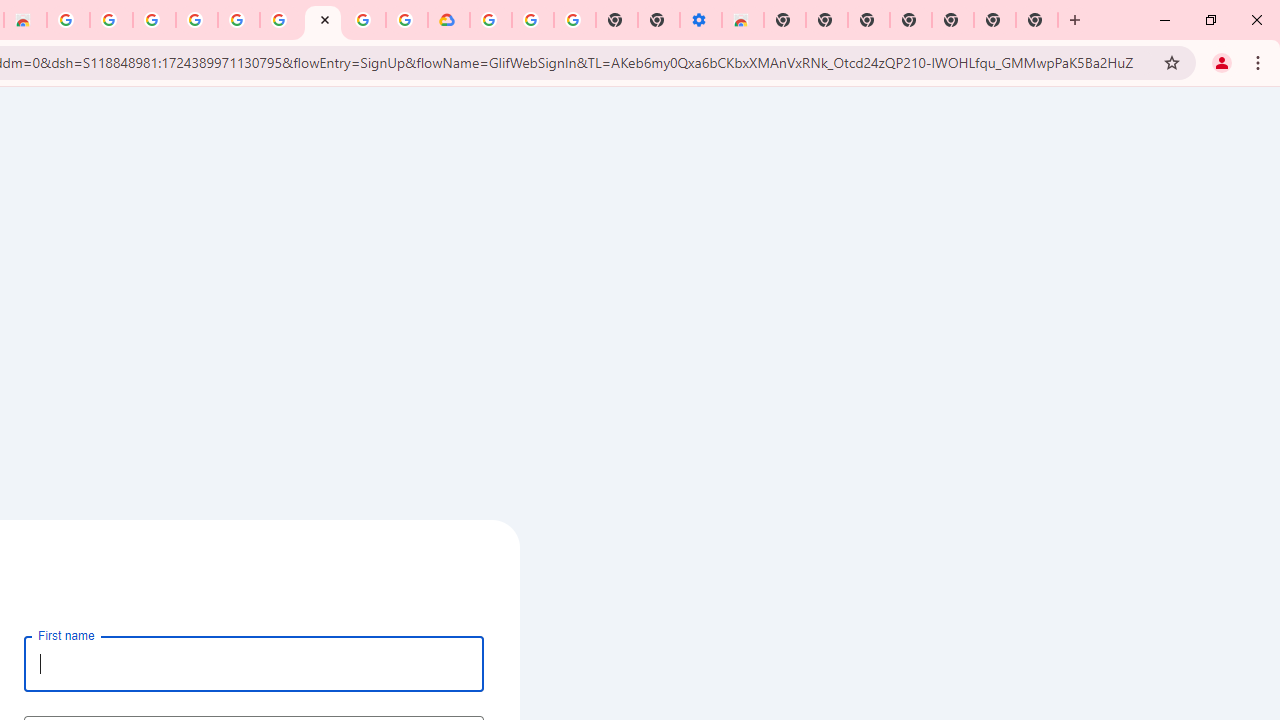  Describe the element at coordinates (1037, 20) in the screenshot. I see `'New Tab'` at that location.